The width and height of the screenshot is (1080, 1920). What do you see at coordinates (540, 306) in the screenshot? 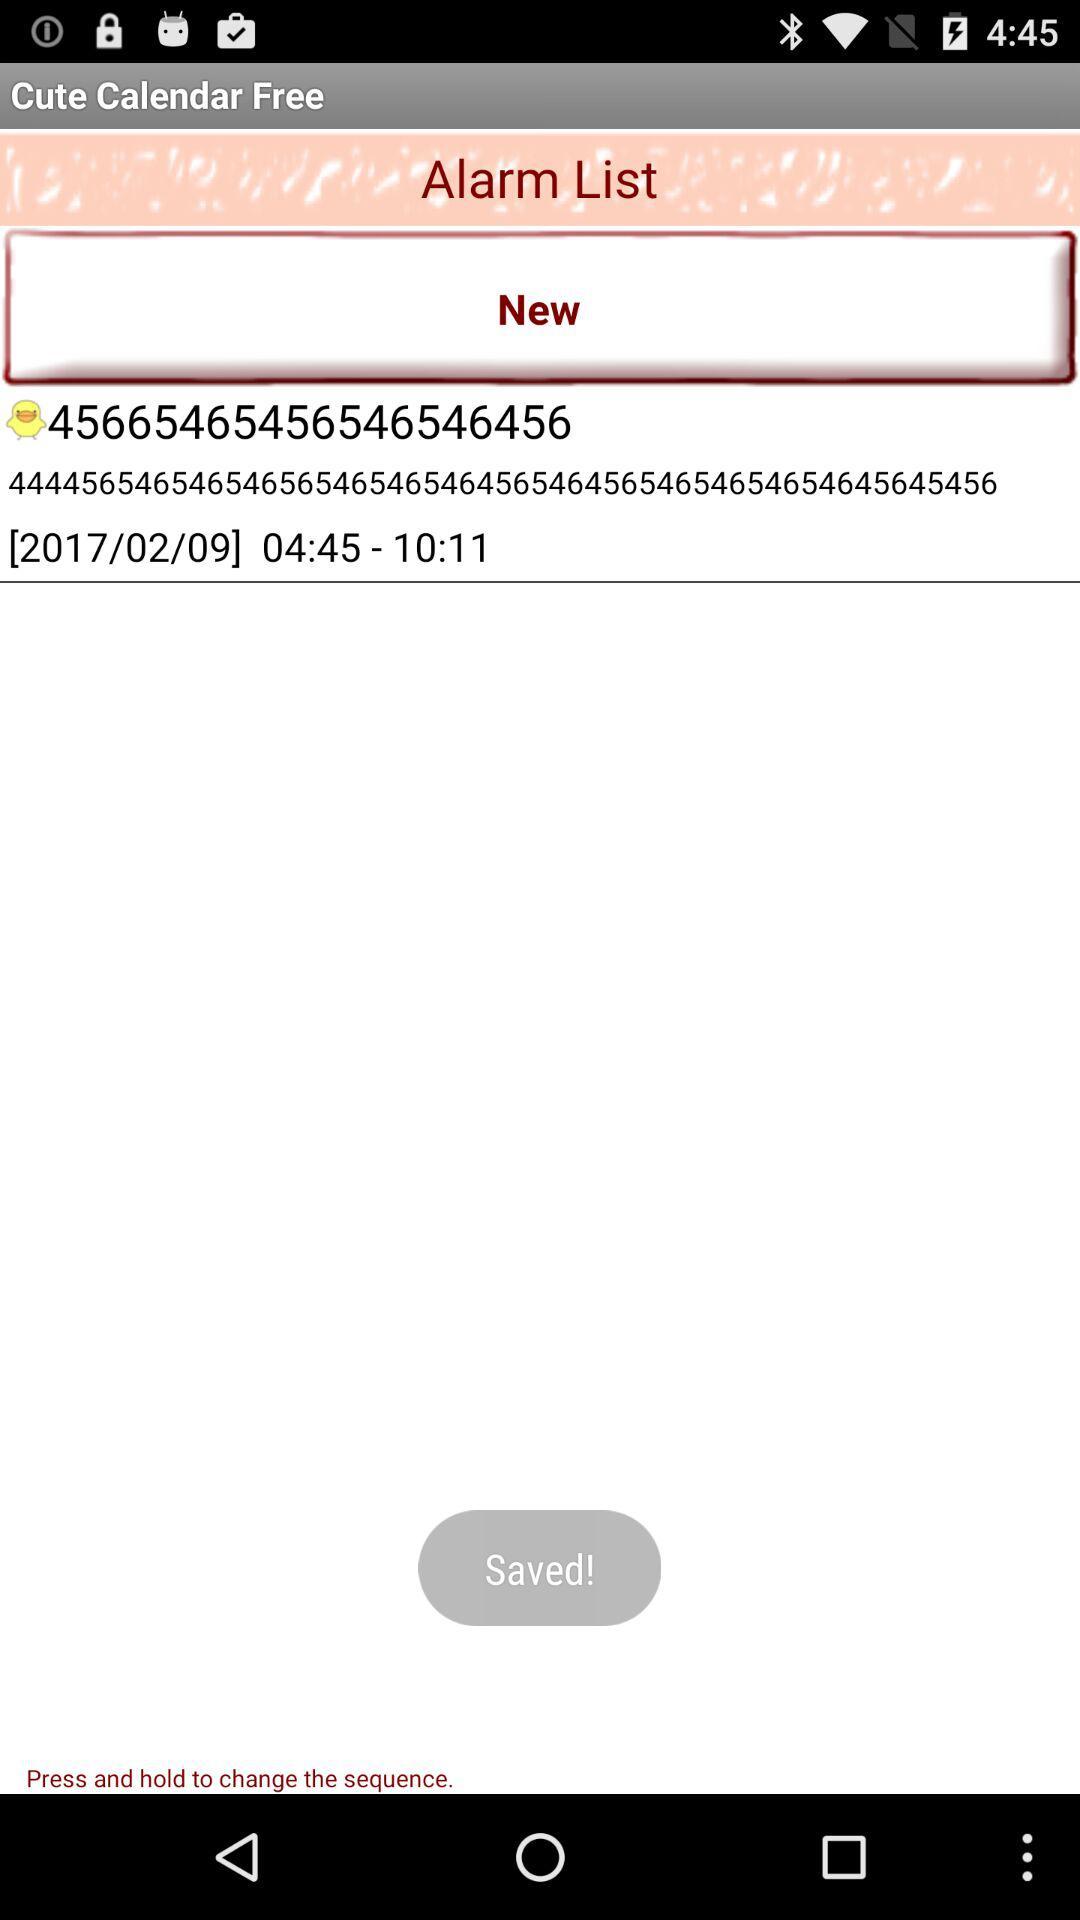
I see `new item` at bounding box center [540, 306].